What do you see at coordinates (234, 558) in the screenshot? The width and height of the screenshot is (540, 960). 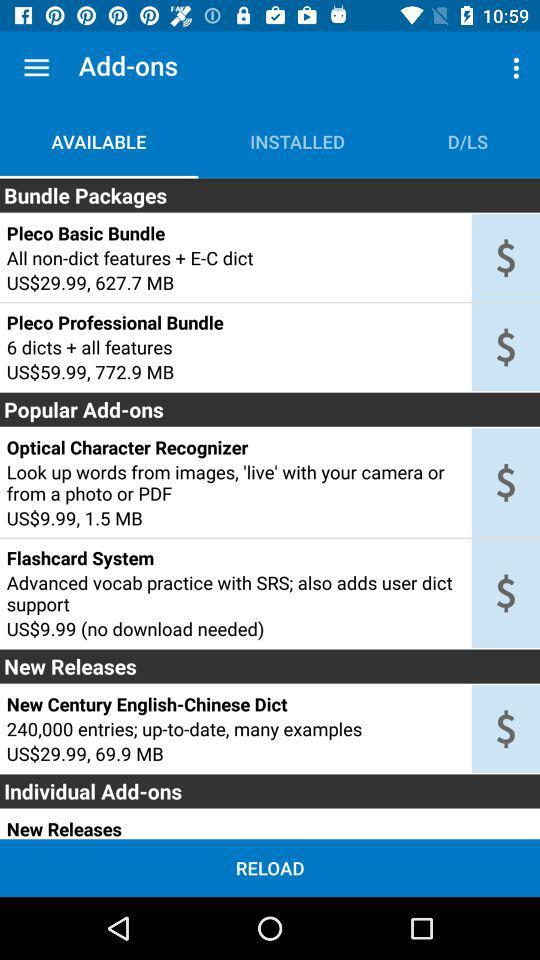 I see `flashcard system item` at bounding box center [234, 558].